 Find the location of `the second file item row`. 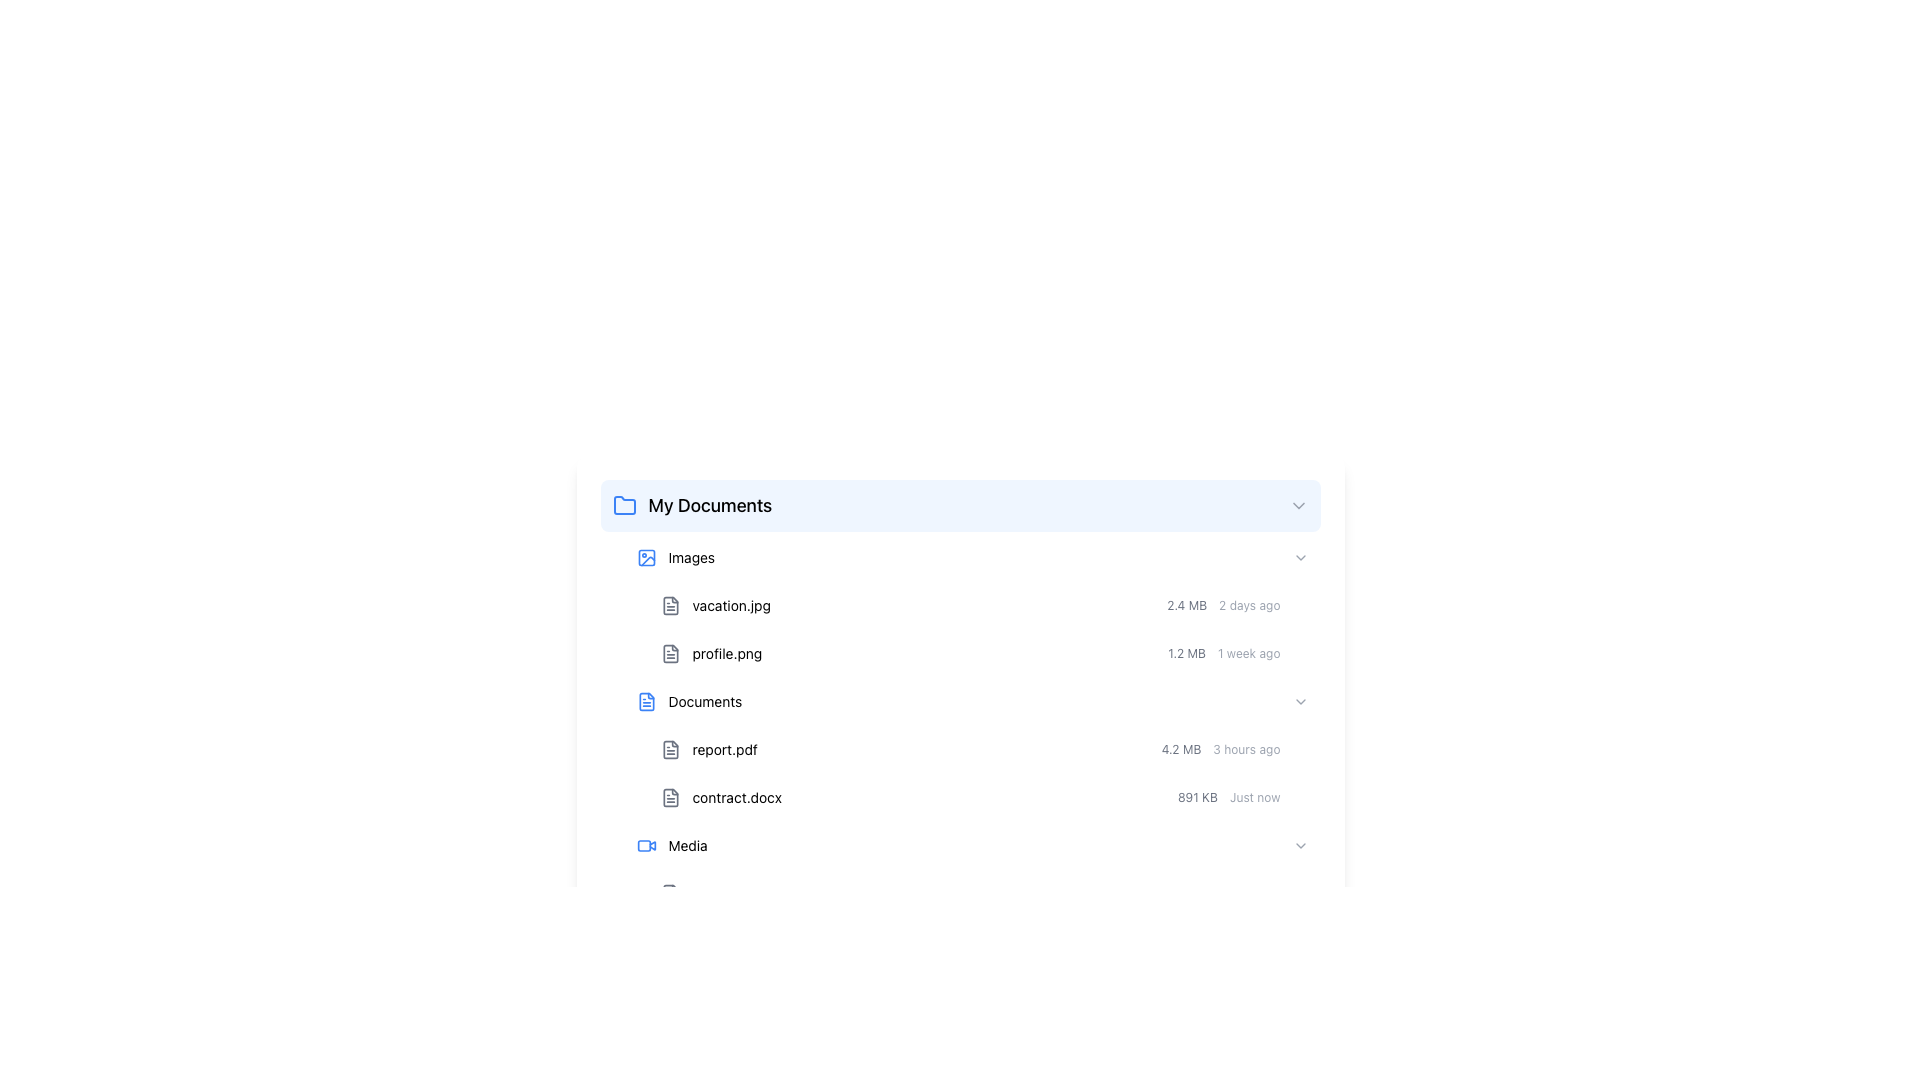

the second file item row is located at coordinates (984, 654).